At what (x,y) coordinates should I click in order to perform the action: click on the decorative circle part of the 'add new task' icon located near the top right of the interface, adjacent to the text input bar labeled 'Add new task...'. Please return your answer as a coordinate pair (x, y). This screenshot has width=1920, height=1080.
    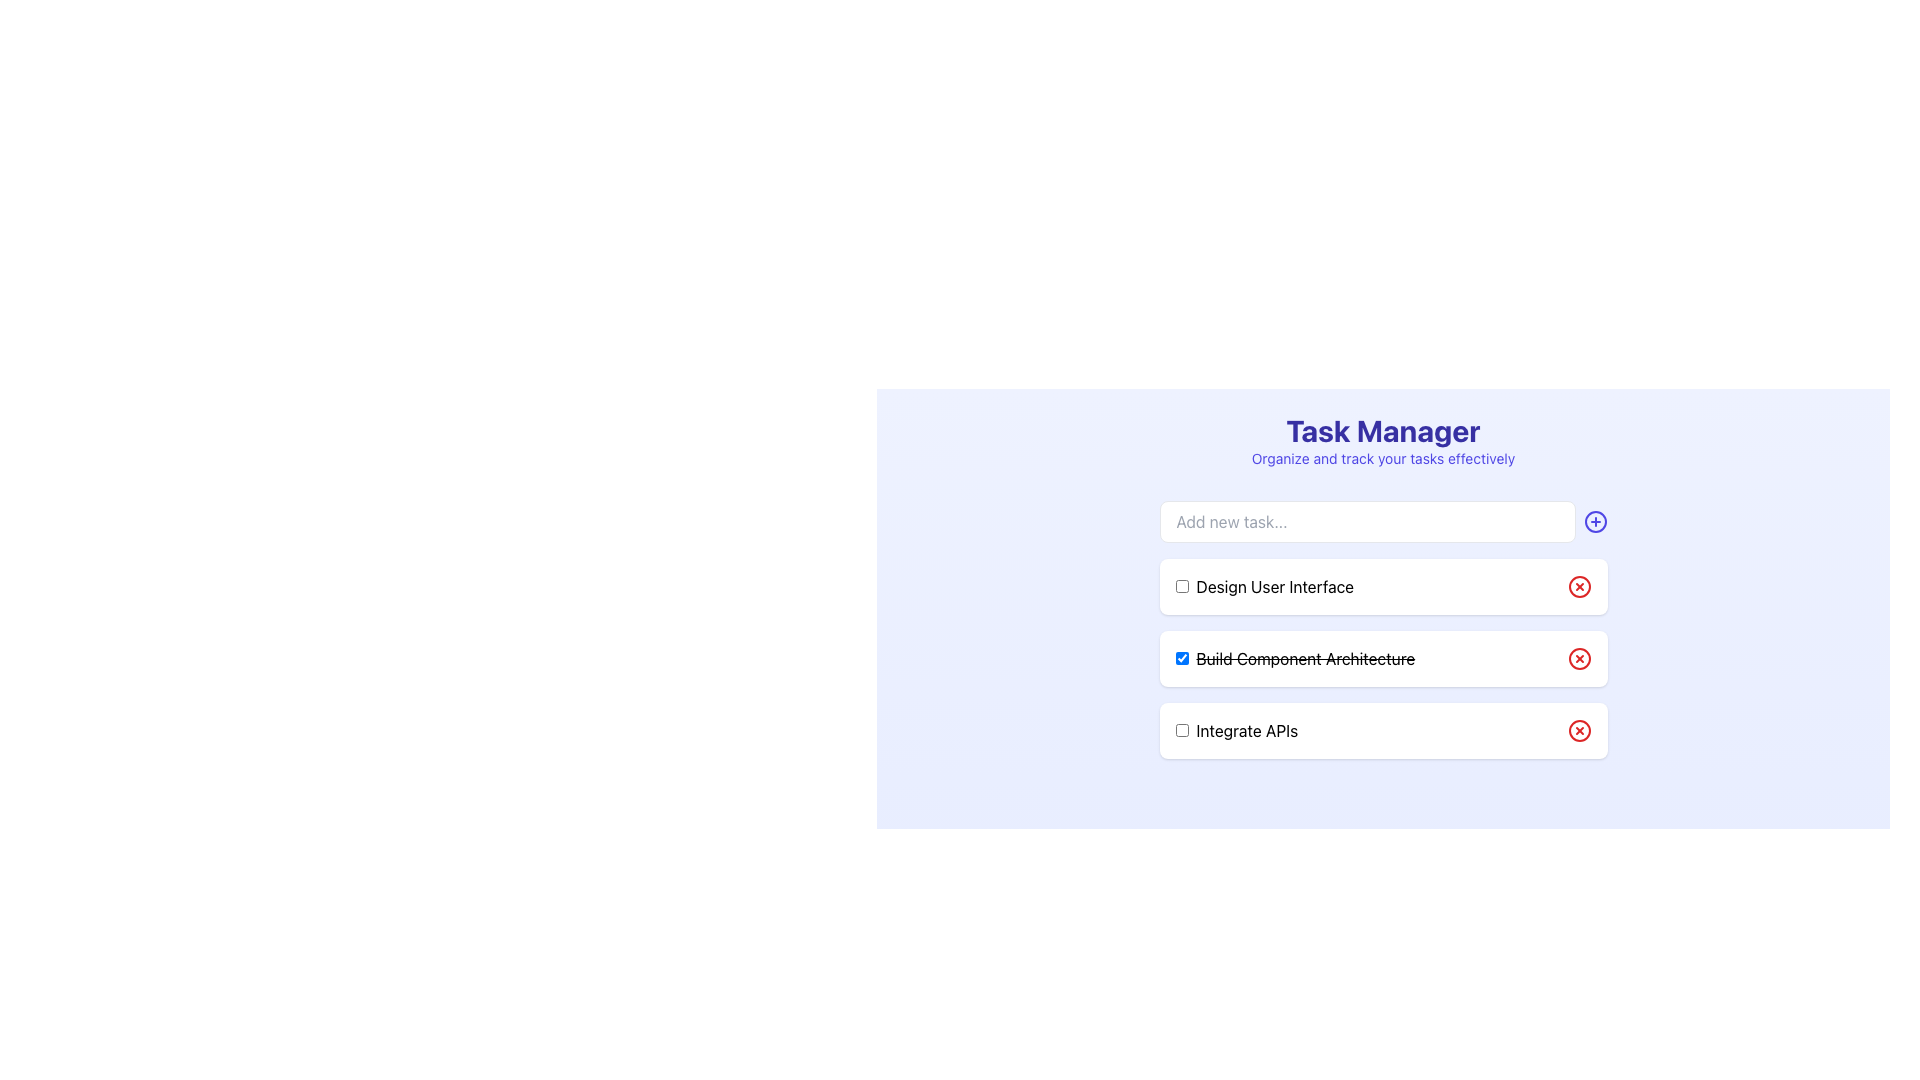
    Looking at the image, I should click on (1594, 520).